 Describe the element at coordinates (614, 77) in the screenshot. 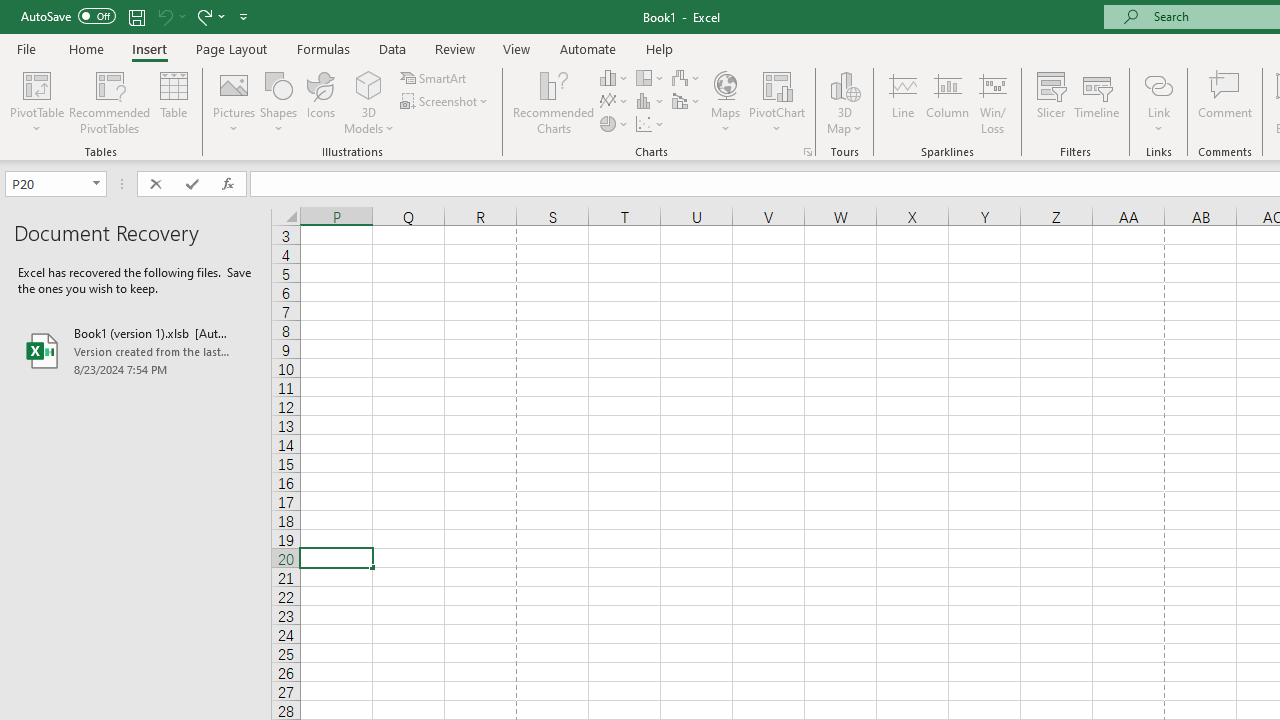

I see `'Insert Column or Bar Chart'` at that location.